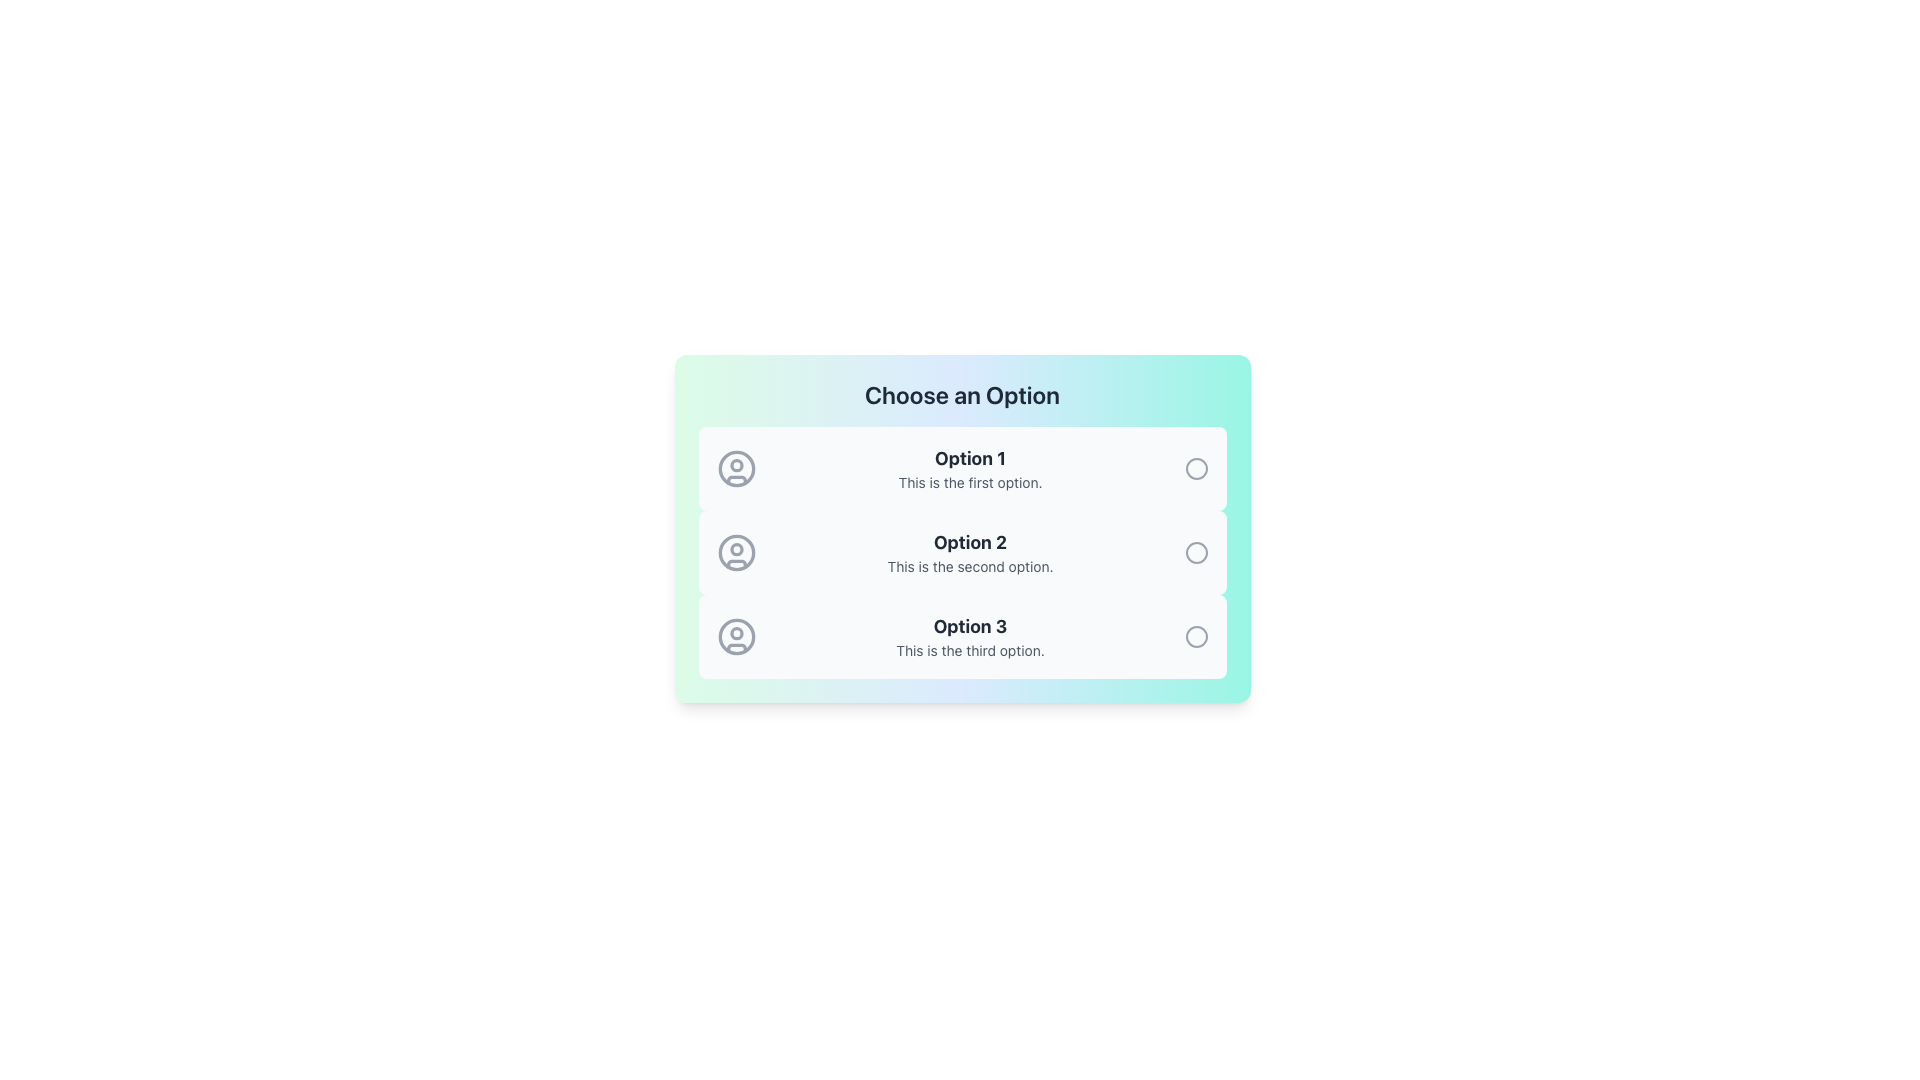 This screenshot has height=1080, width=1920. Describe the element at coordinates (970, 552) in the screenshot. I see `the second option in the list, which is a Text Display element providing information about the option, located between 'Option 1' and 'Option 3'` at that location.